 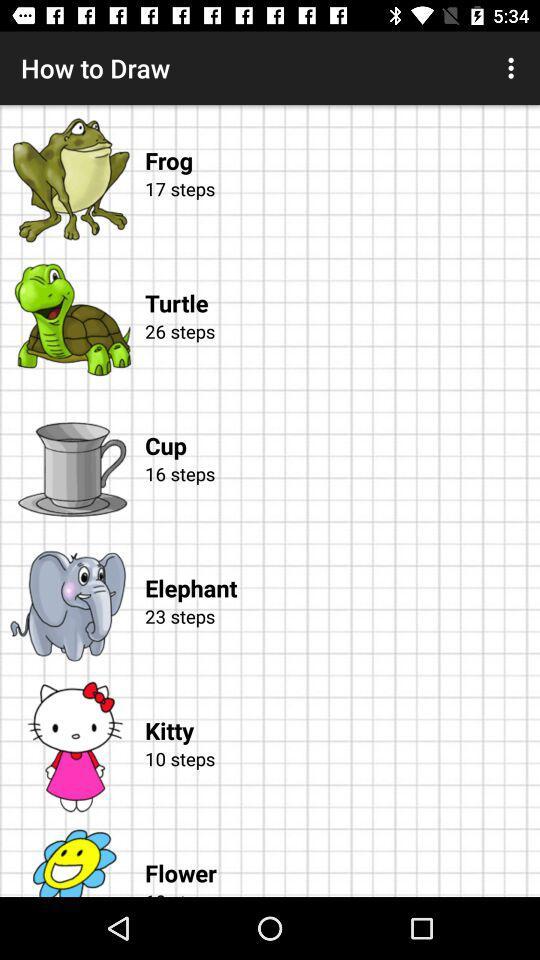 I want to click on the icon at the top right corner, so click(x=513, y=68).